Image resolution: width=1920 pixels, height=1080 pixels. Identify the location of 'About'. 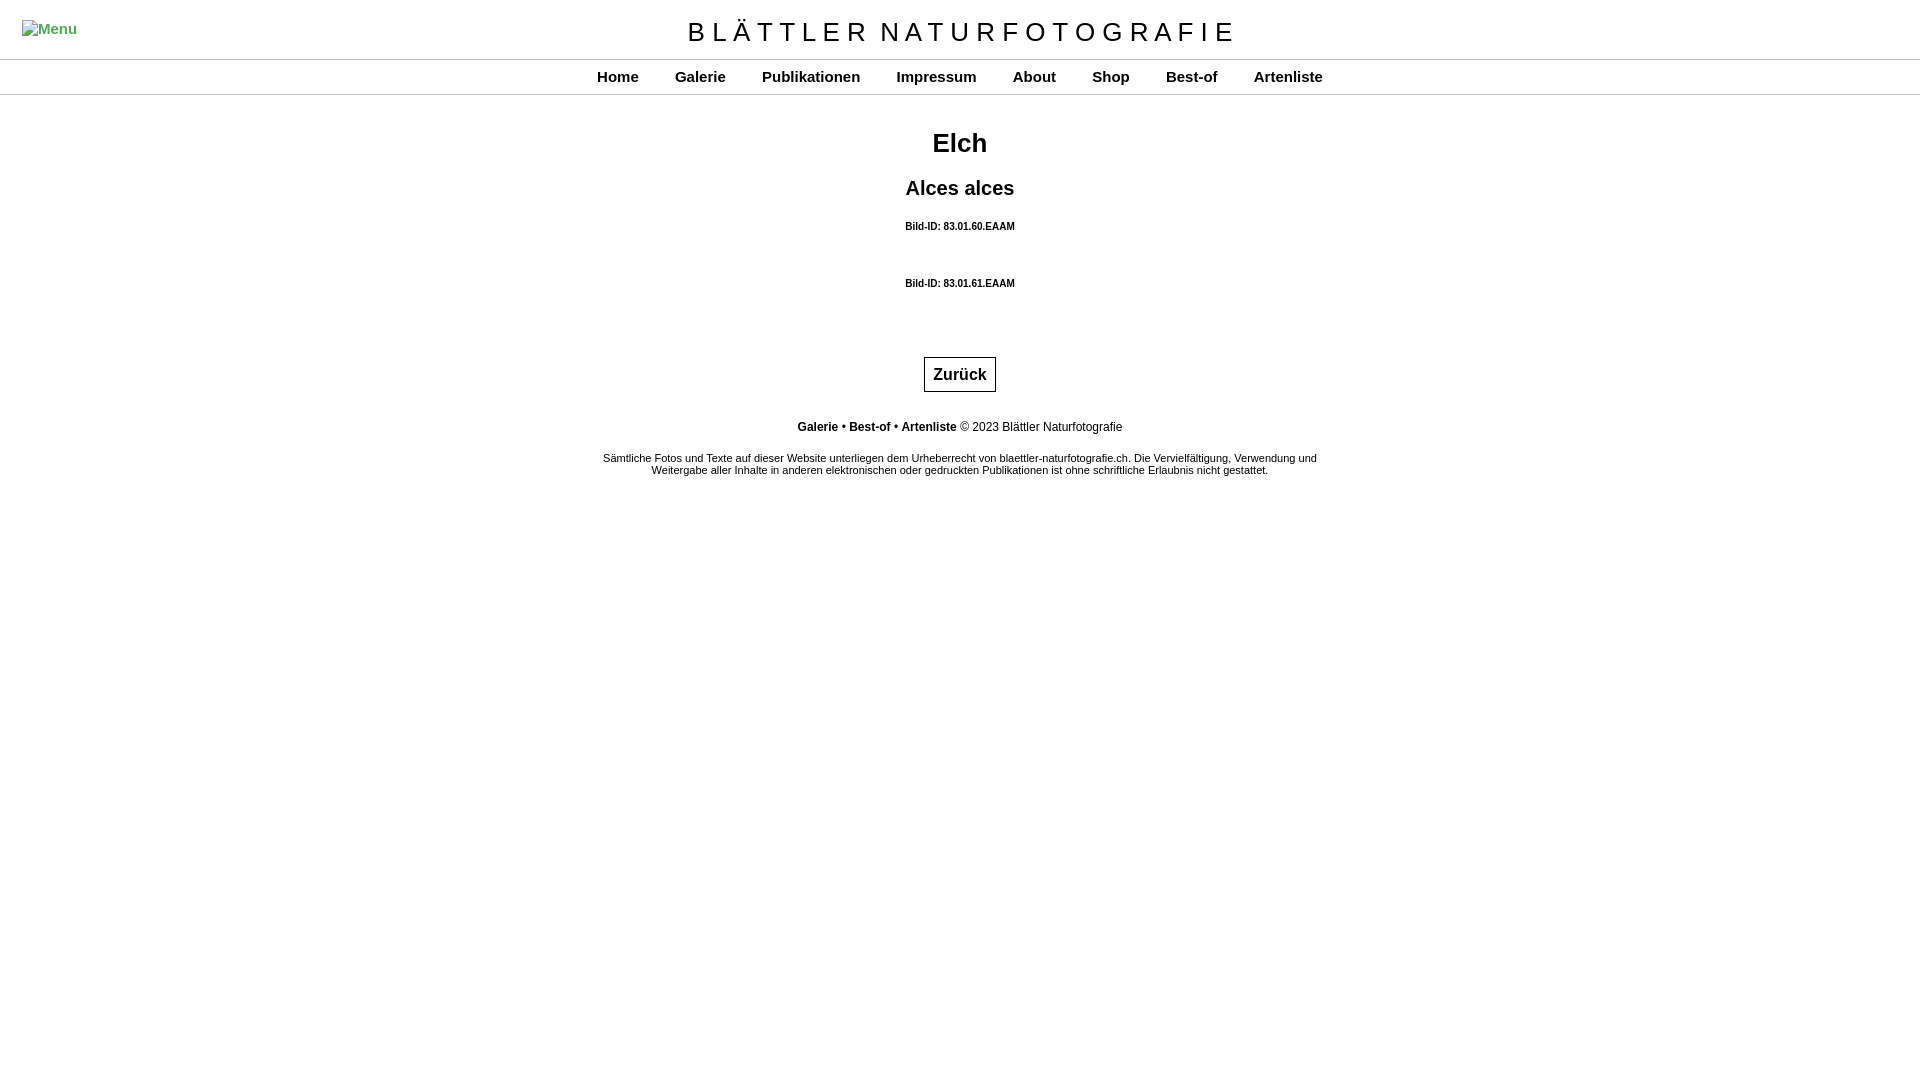
(1034, 75).